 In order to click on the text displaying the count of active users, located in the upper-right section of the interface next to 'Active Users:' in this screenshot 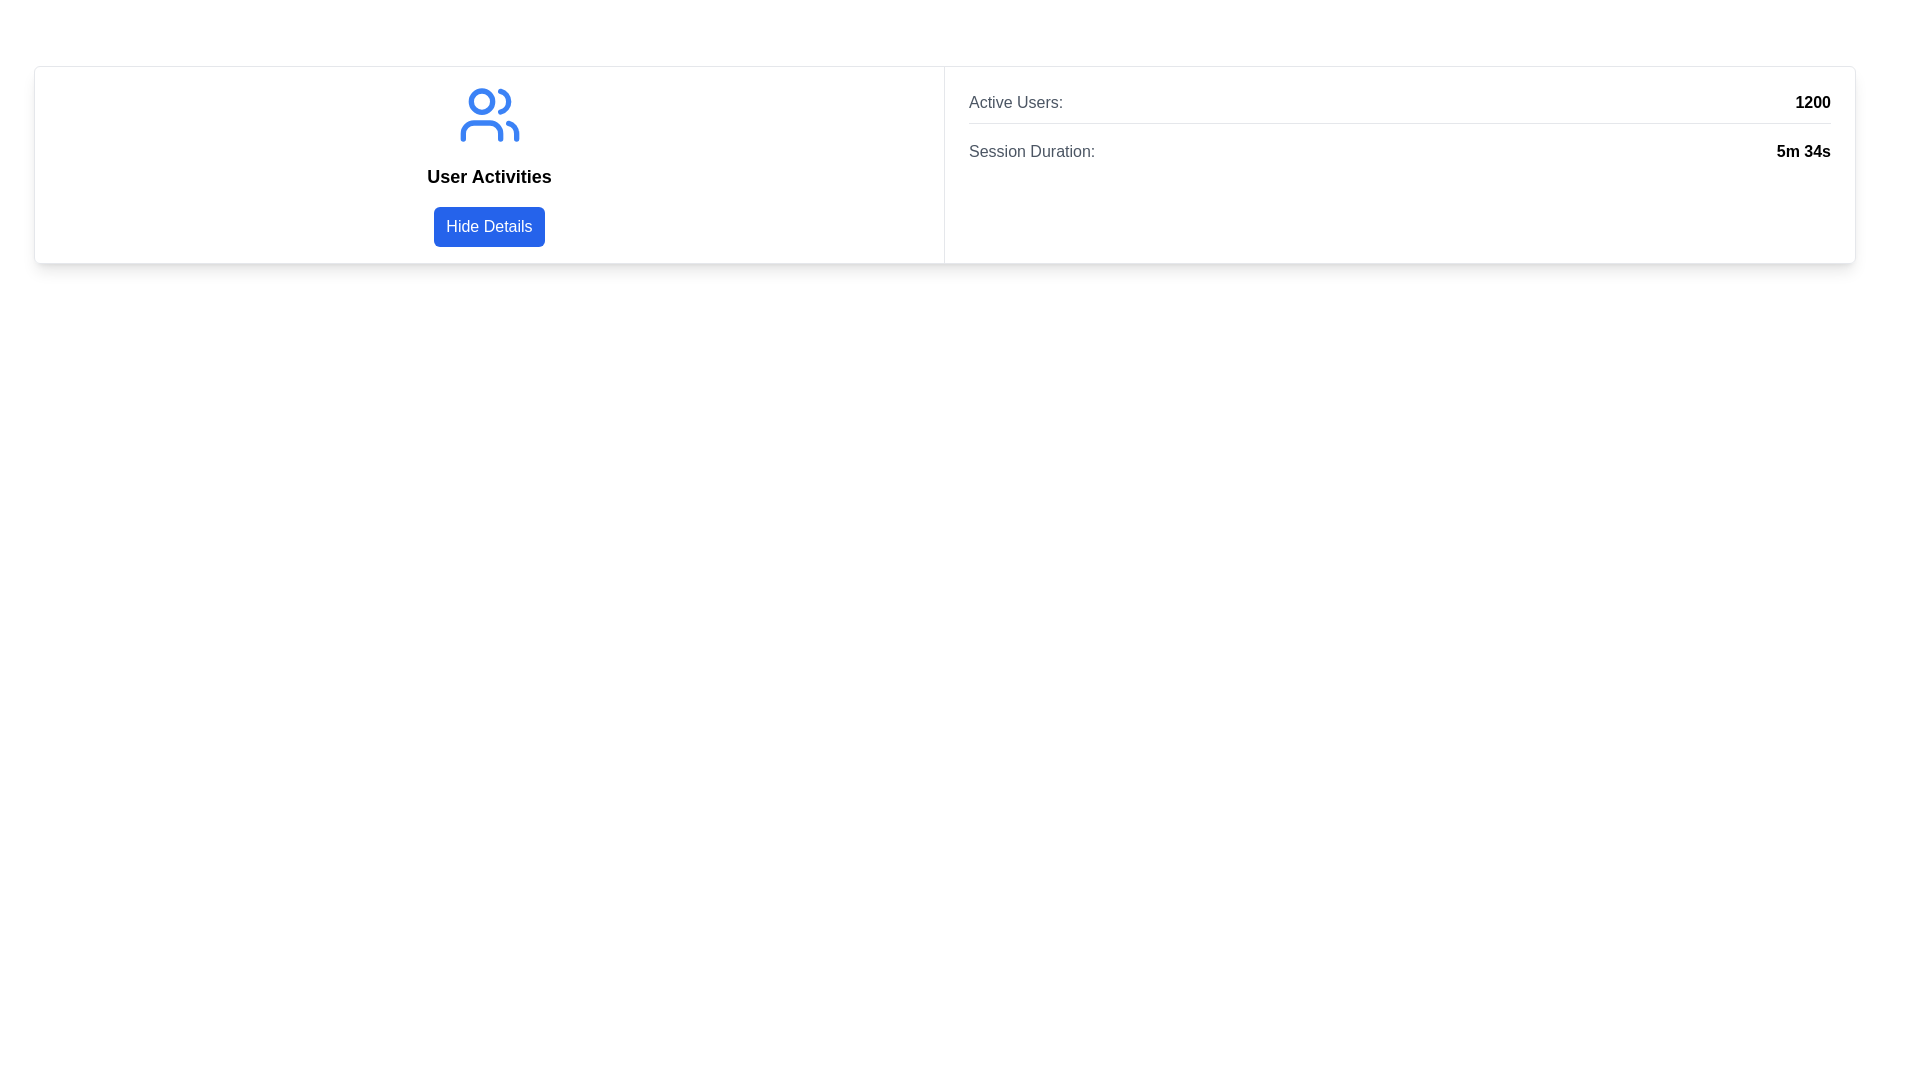, I will do `click(1813, 103)`.